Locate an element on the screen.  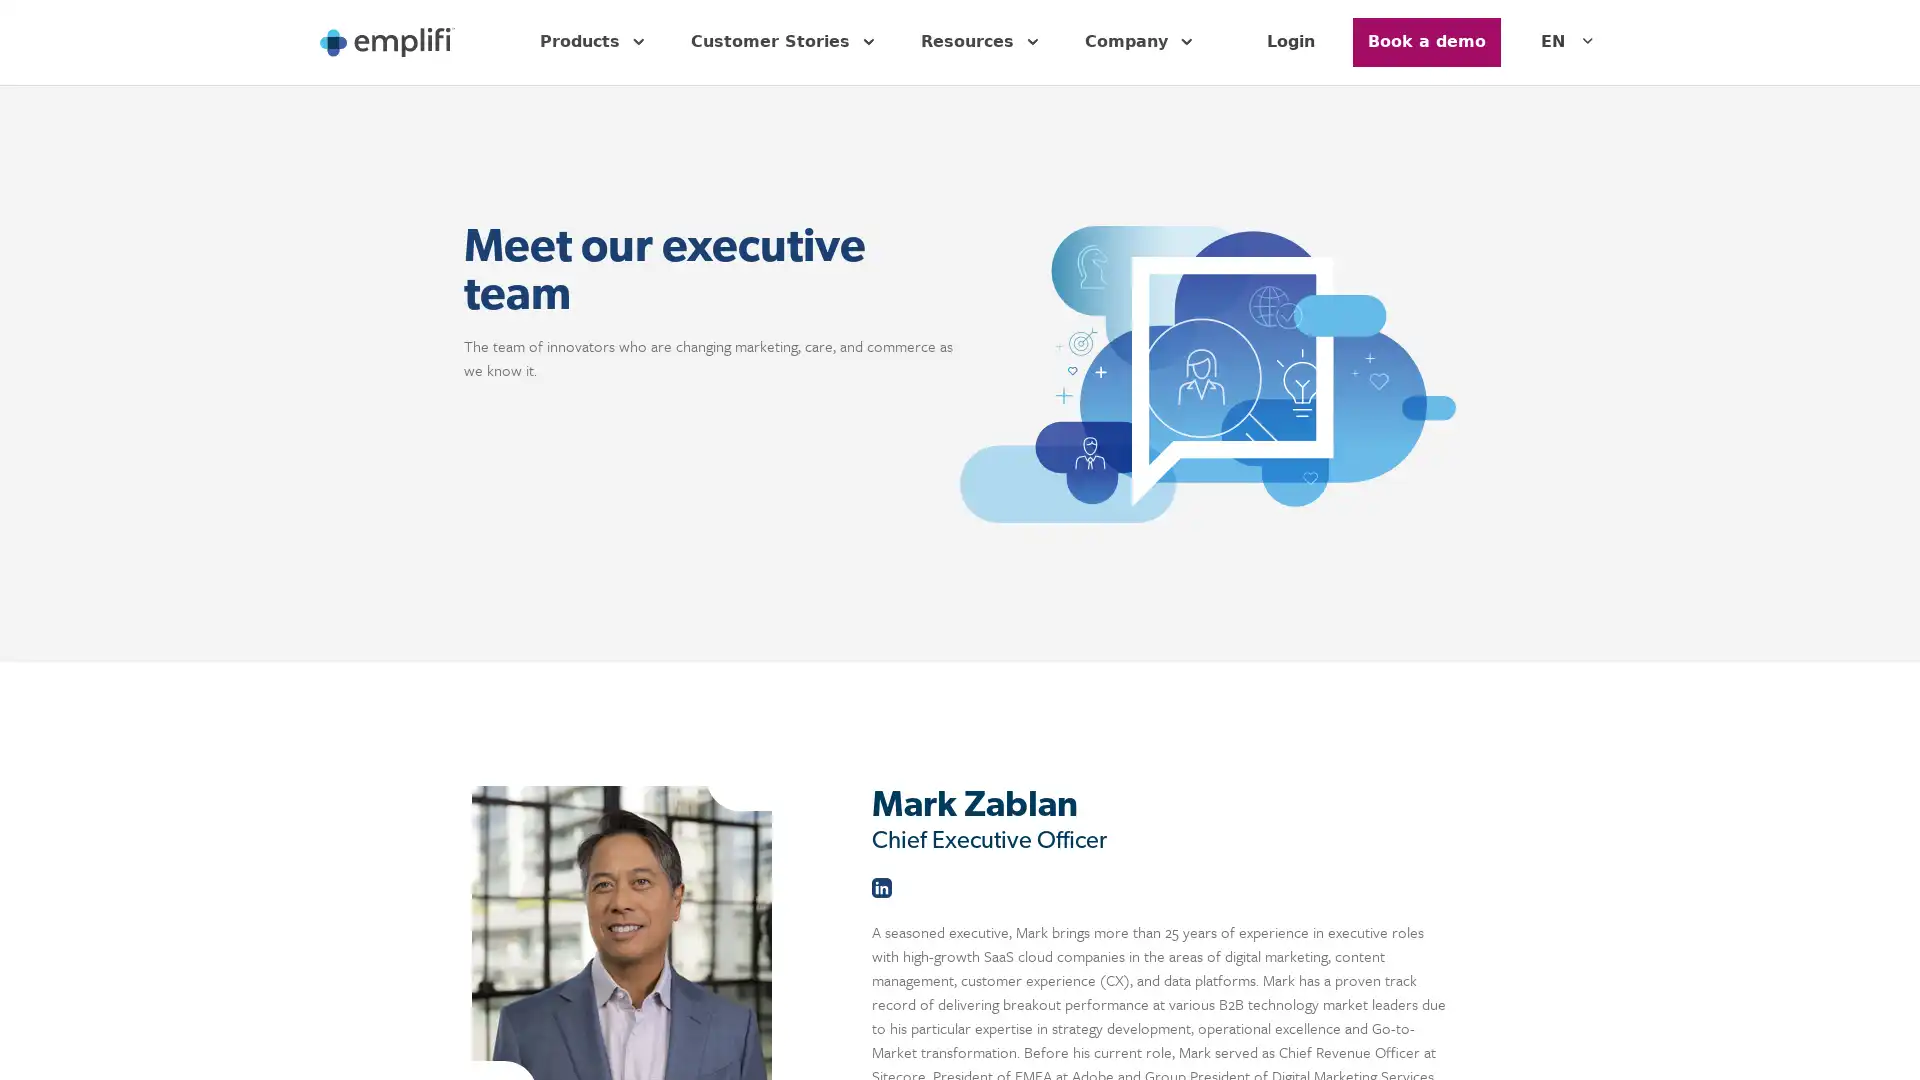
Button is located at coordinates (1425, 42).